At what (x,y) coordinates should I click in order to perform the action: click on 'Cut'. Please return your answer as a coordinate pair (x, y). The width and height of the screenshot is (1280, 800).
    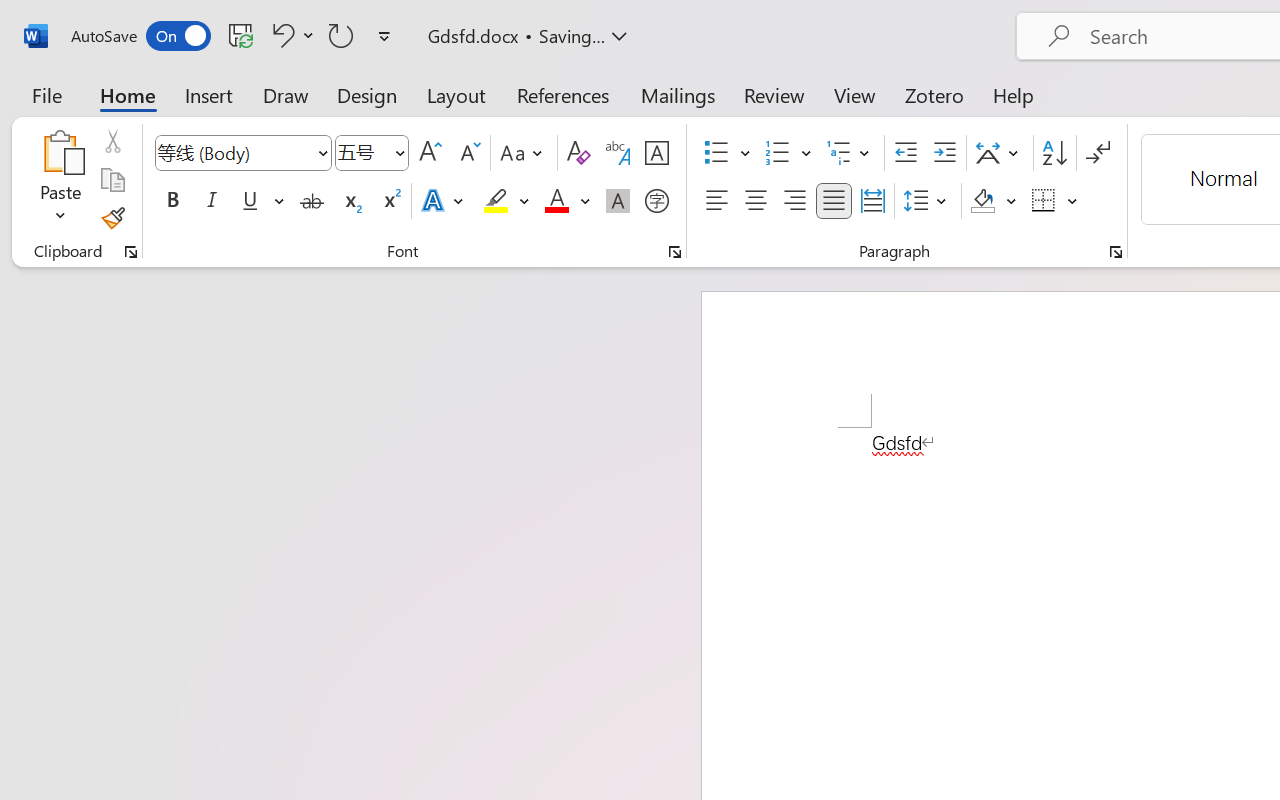
    Looking at the image, I should click on (111, 141).